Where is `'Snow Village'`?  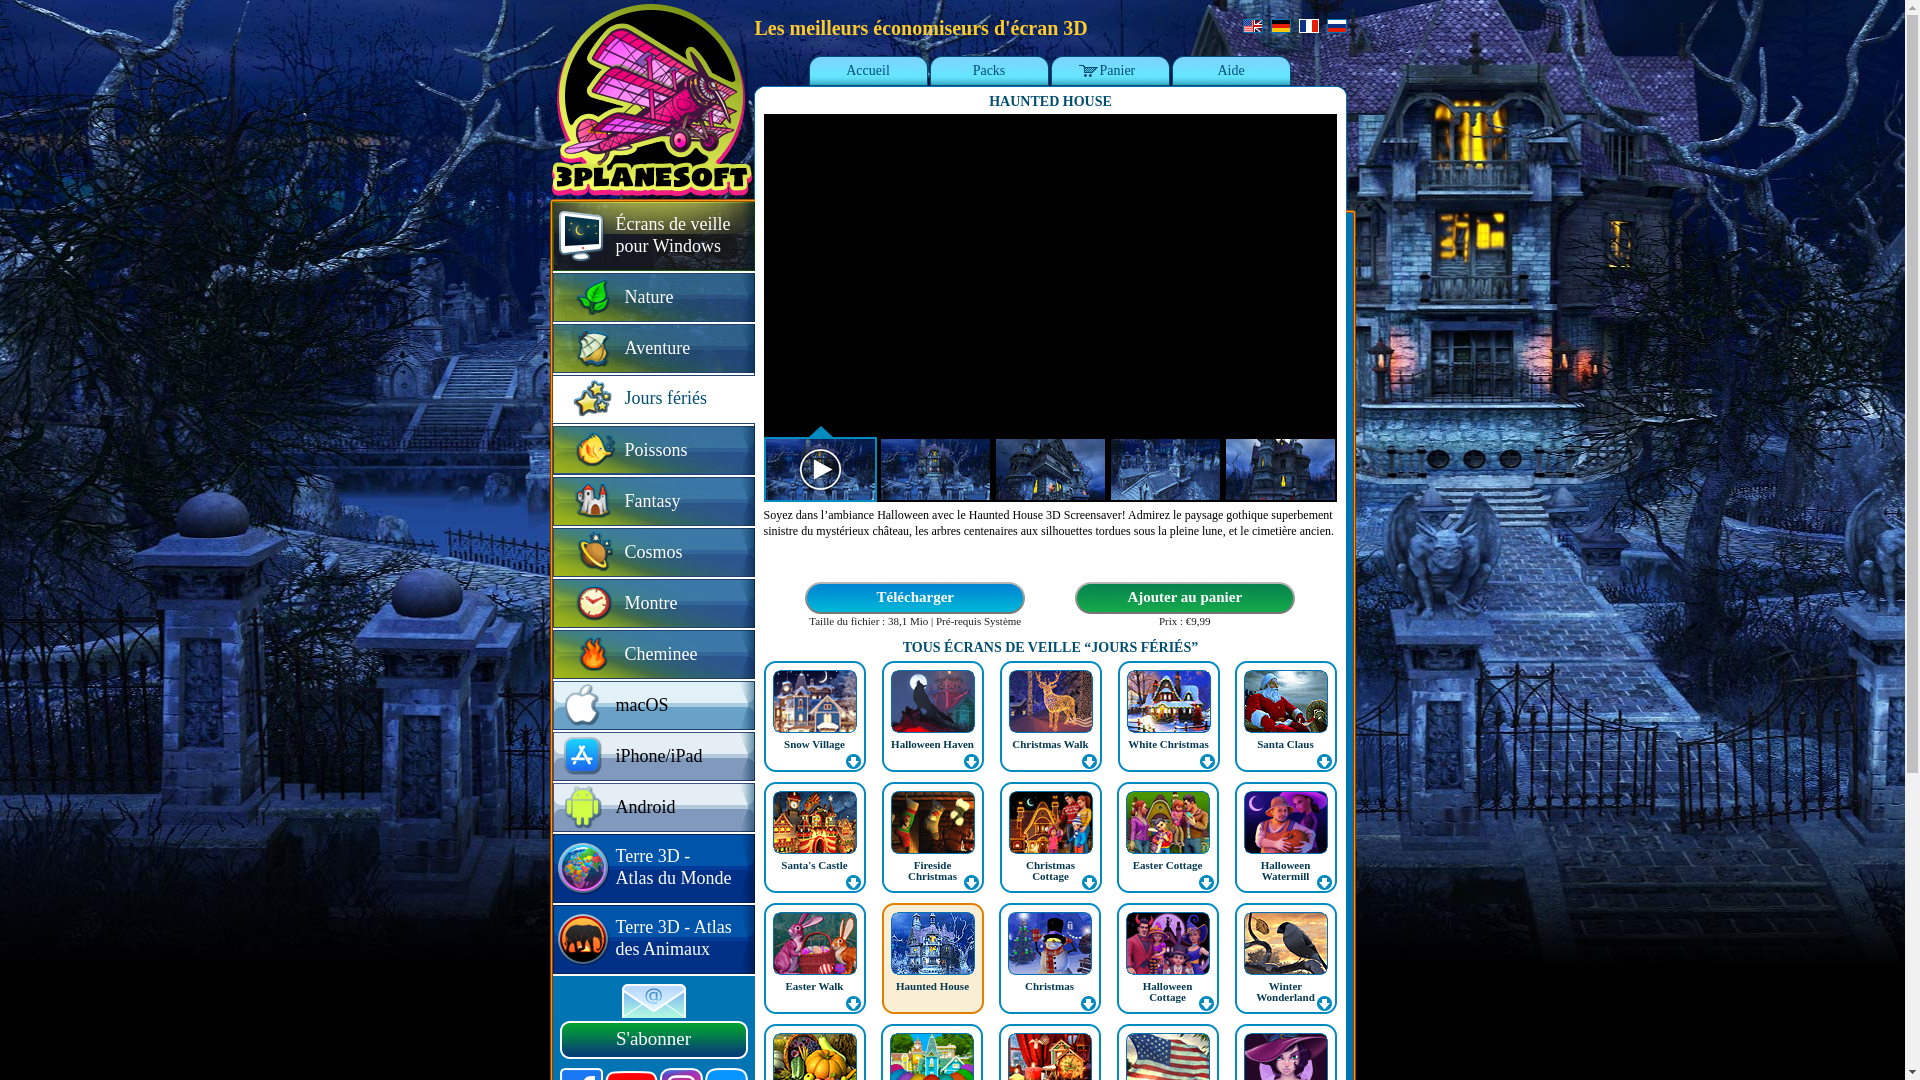
'Snow Village' is located at coordinates (815, 715).